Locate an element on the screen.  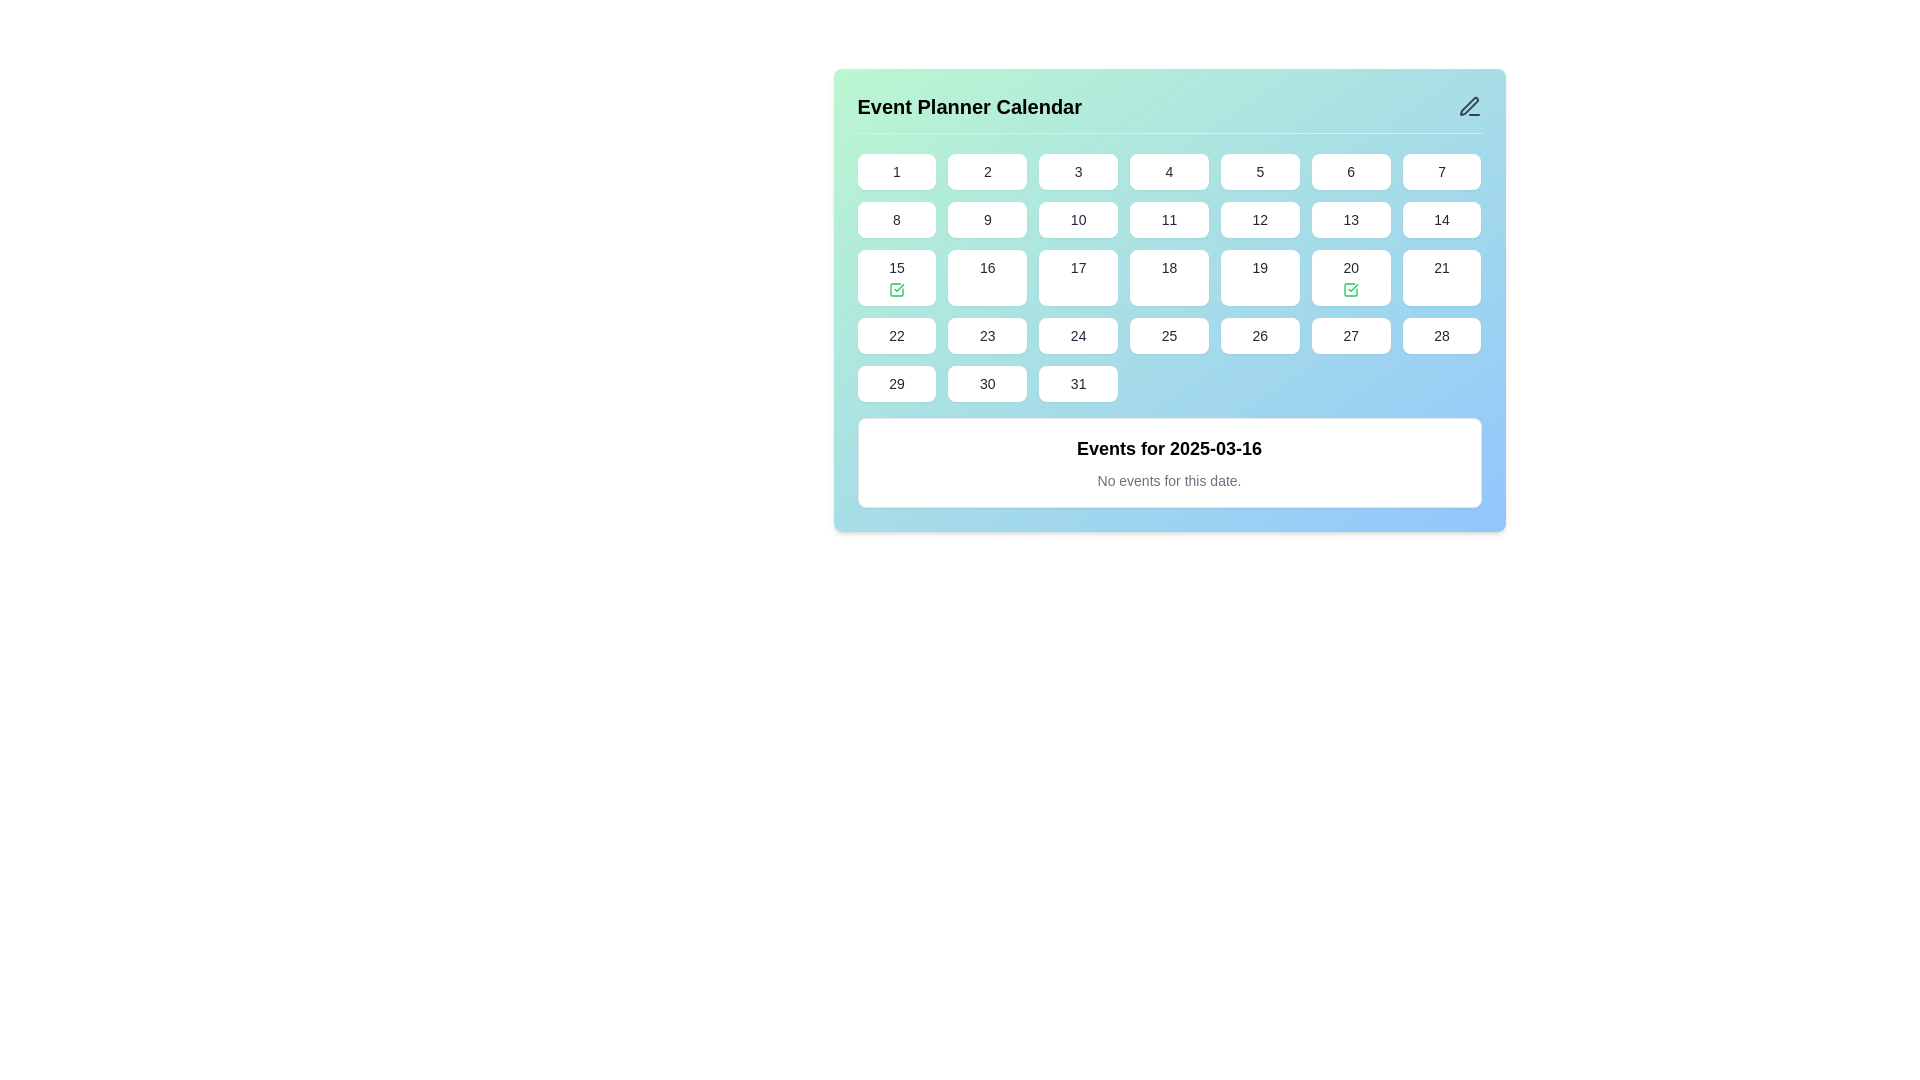
the button displaying the number '16' with a white background and gray text is located at coordinates (987, 277).